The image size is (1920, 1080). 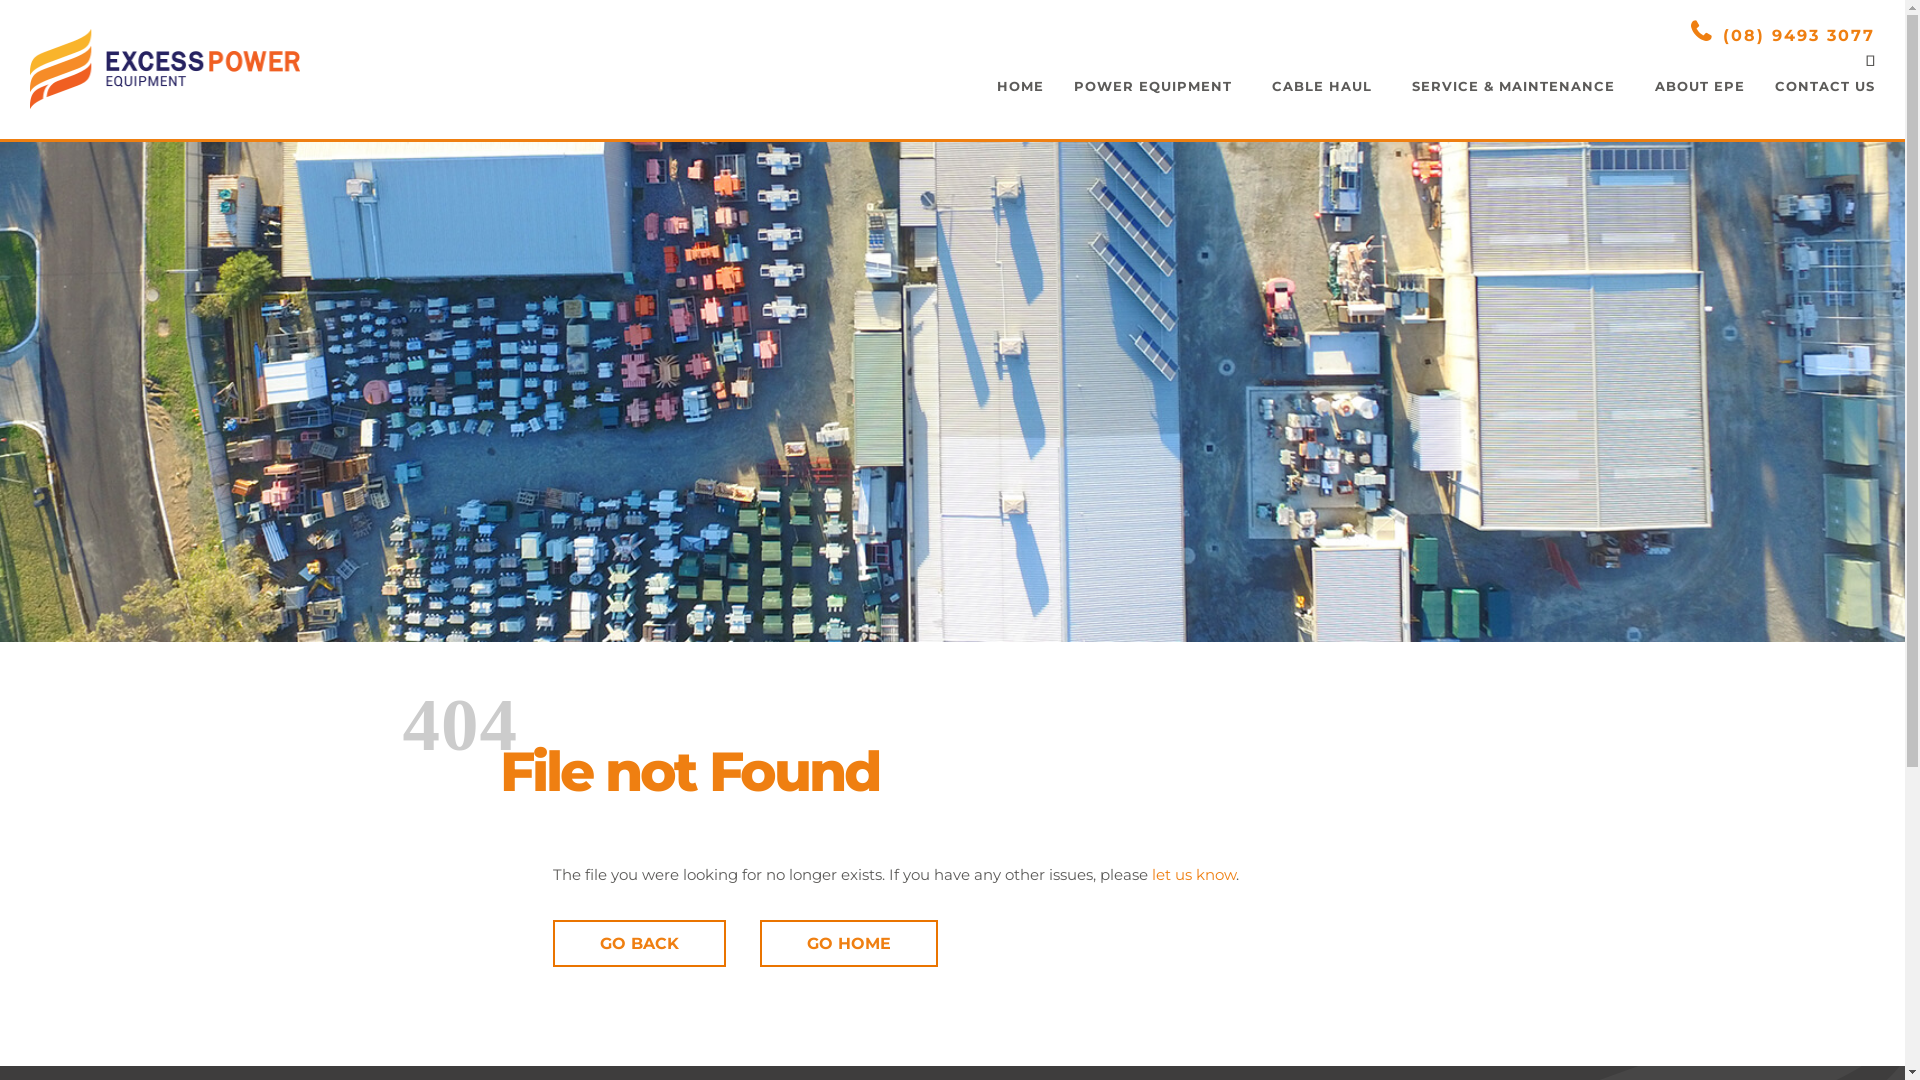 I want to click on 'GO HOME', so click(x=849, y=943).